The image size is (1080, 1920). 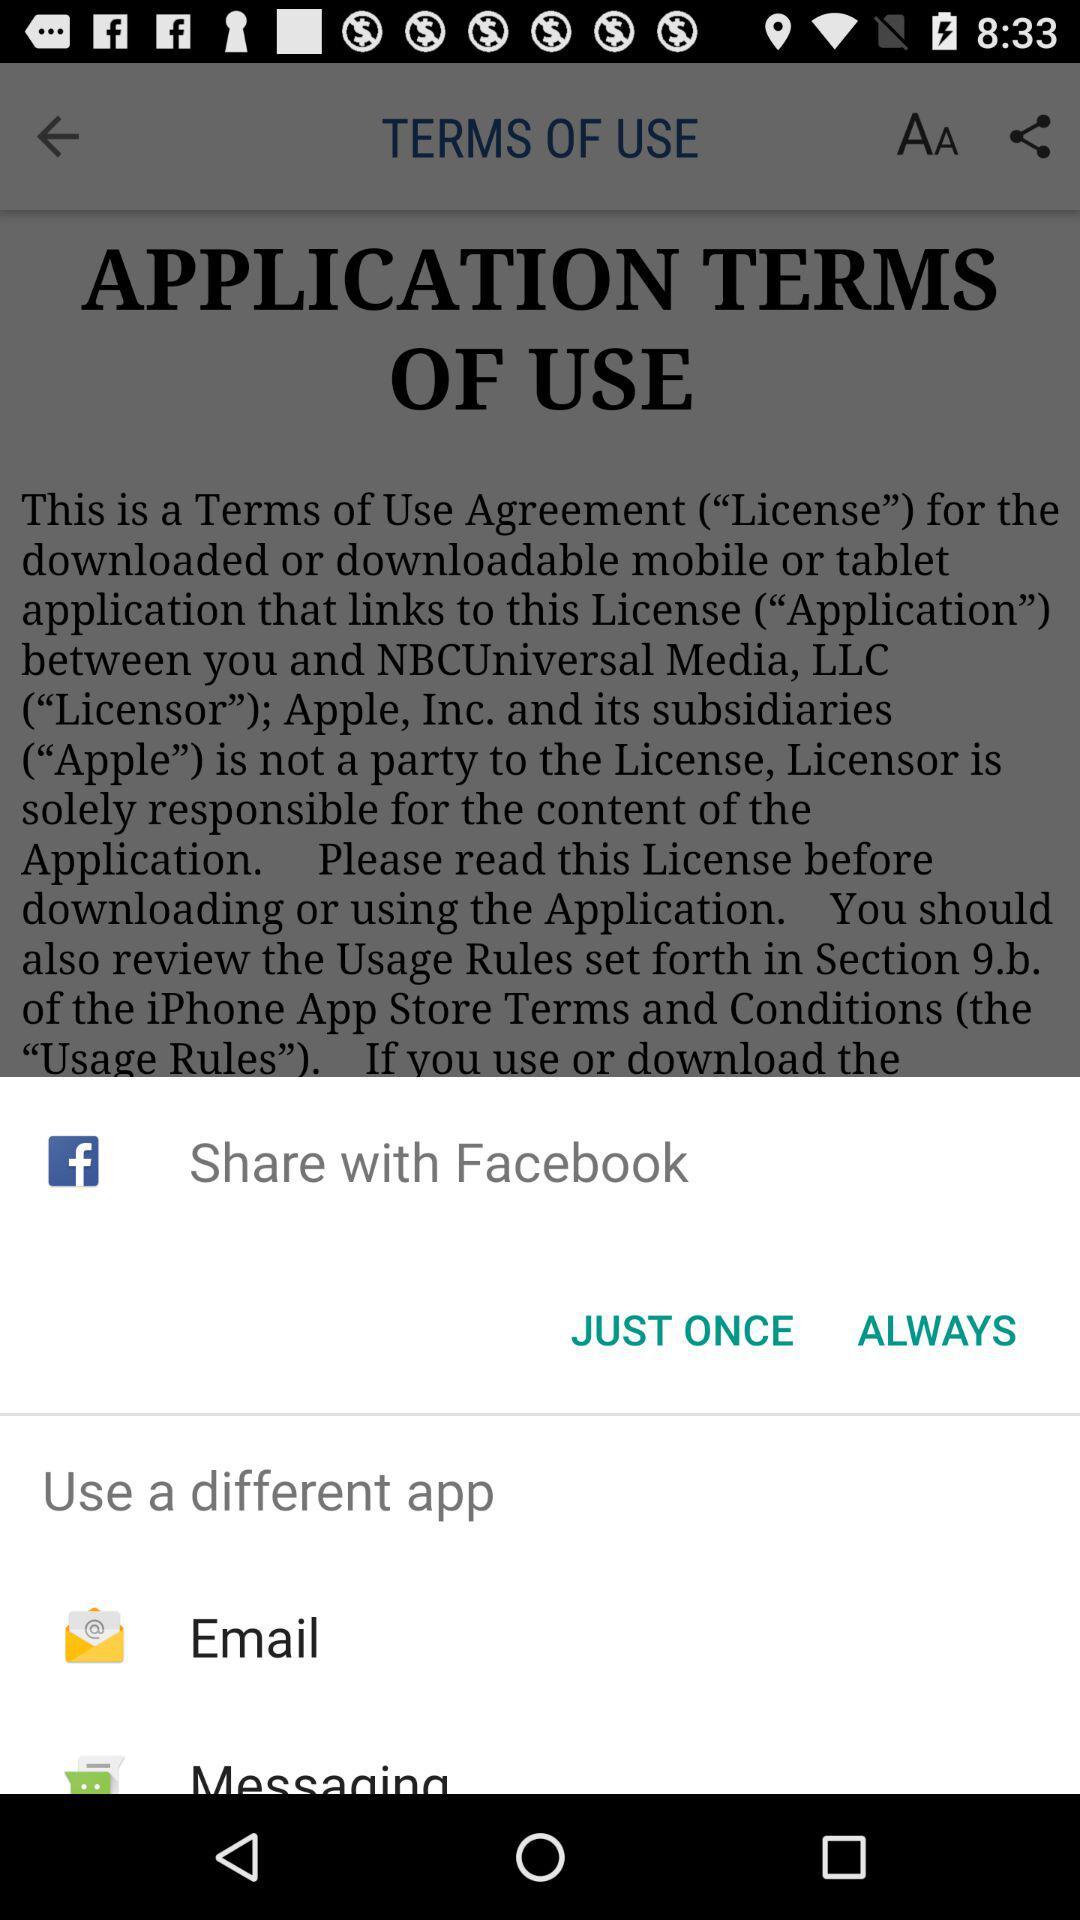 What do you see at coordinates (540, 1489) in the screenshot?
I see `the icon above email` at bounding box center [540, 1489].